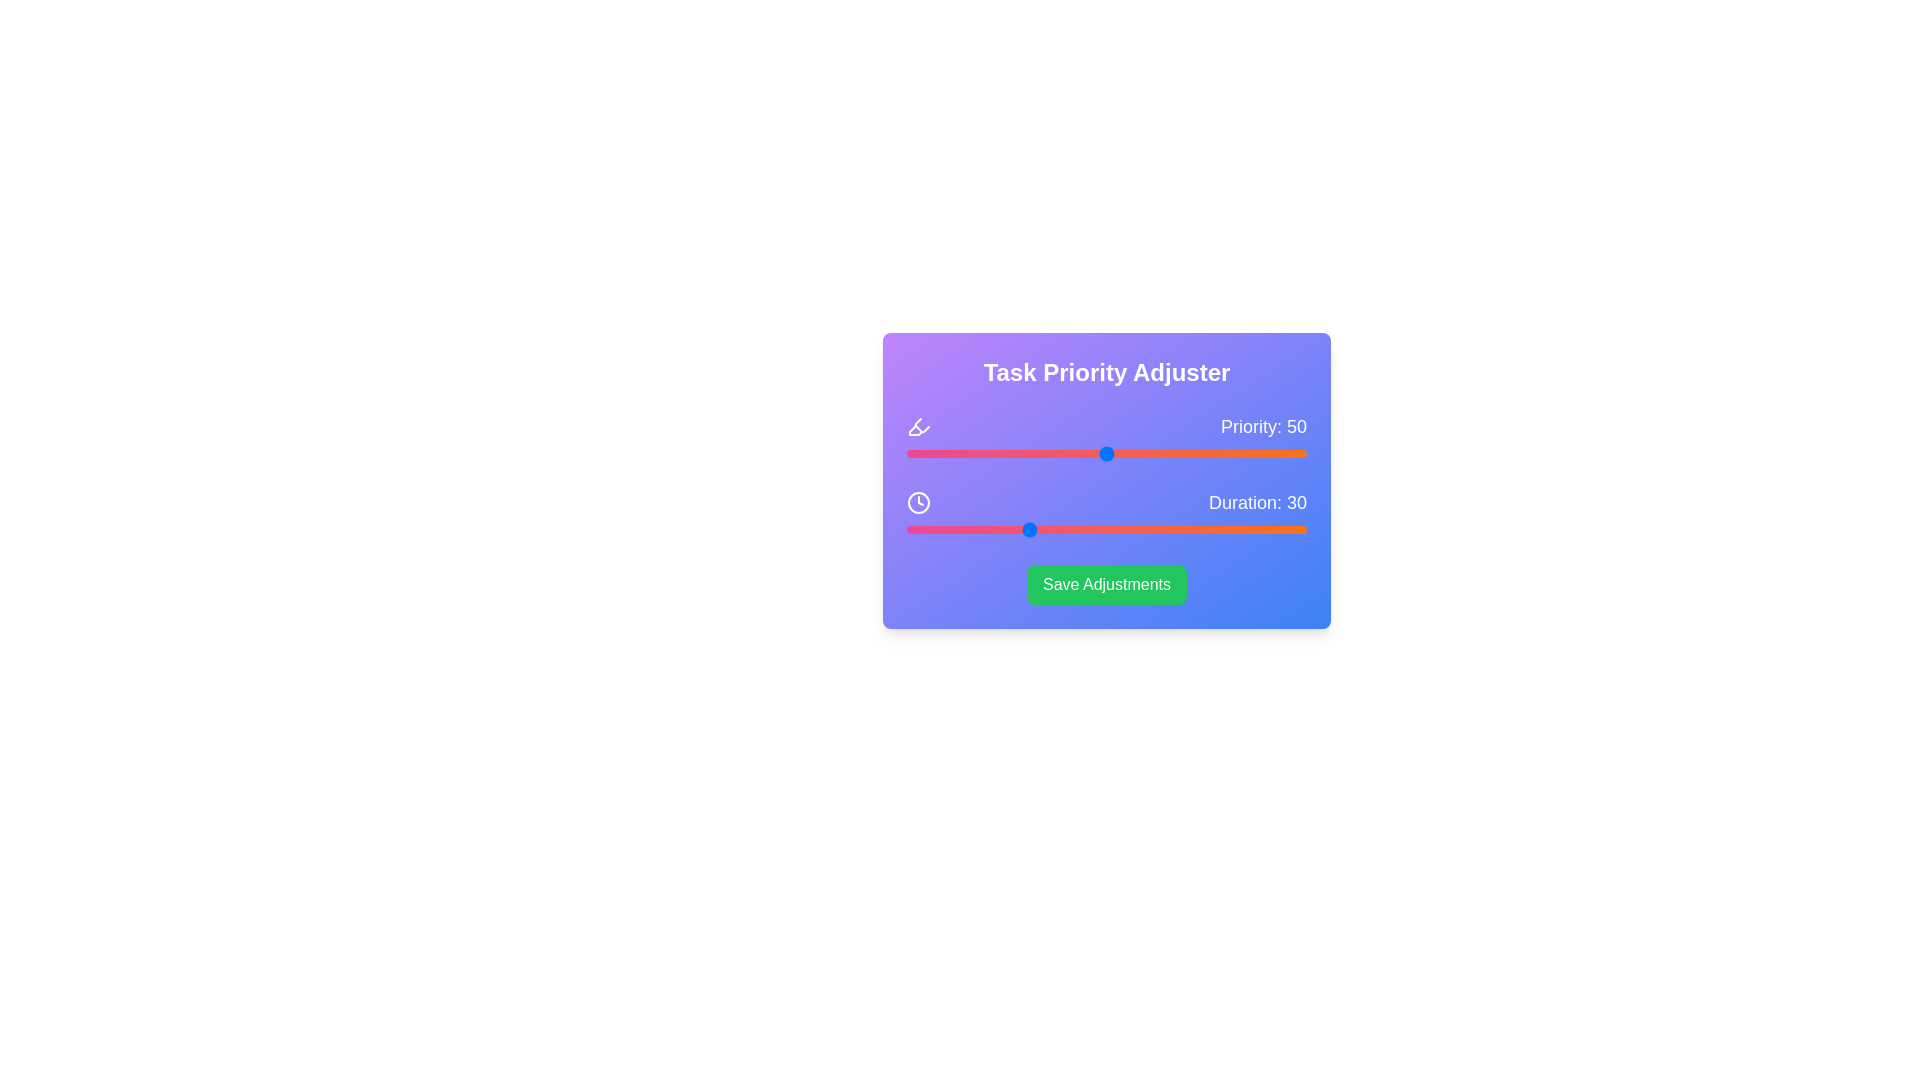 Image resolution: width=1920 pixels, height=1080 pixels. What do you see at coordinates (1286, 454) in the screenshot?
I see `the priority slider to set its value to 95` at bounding box center [1286, 454].